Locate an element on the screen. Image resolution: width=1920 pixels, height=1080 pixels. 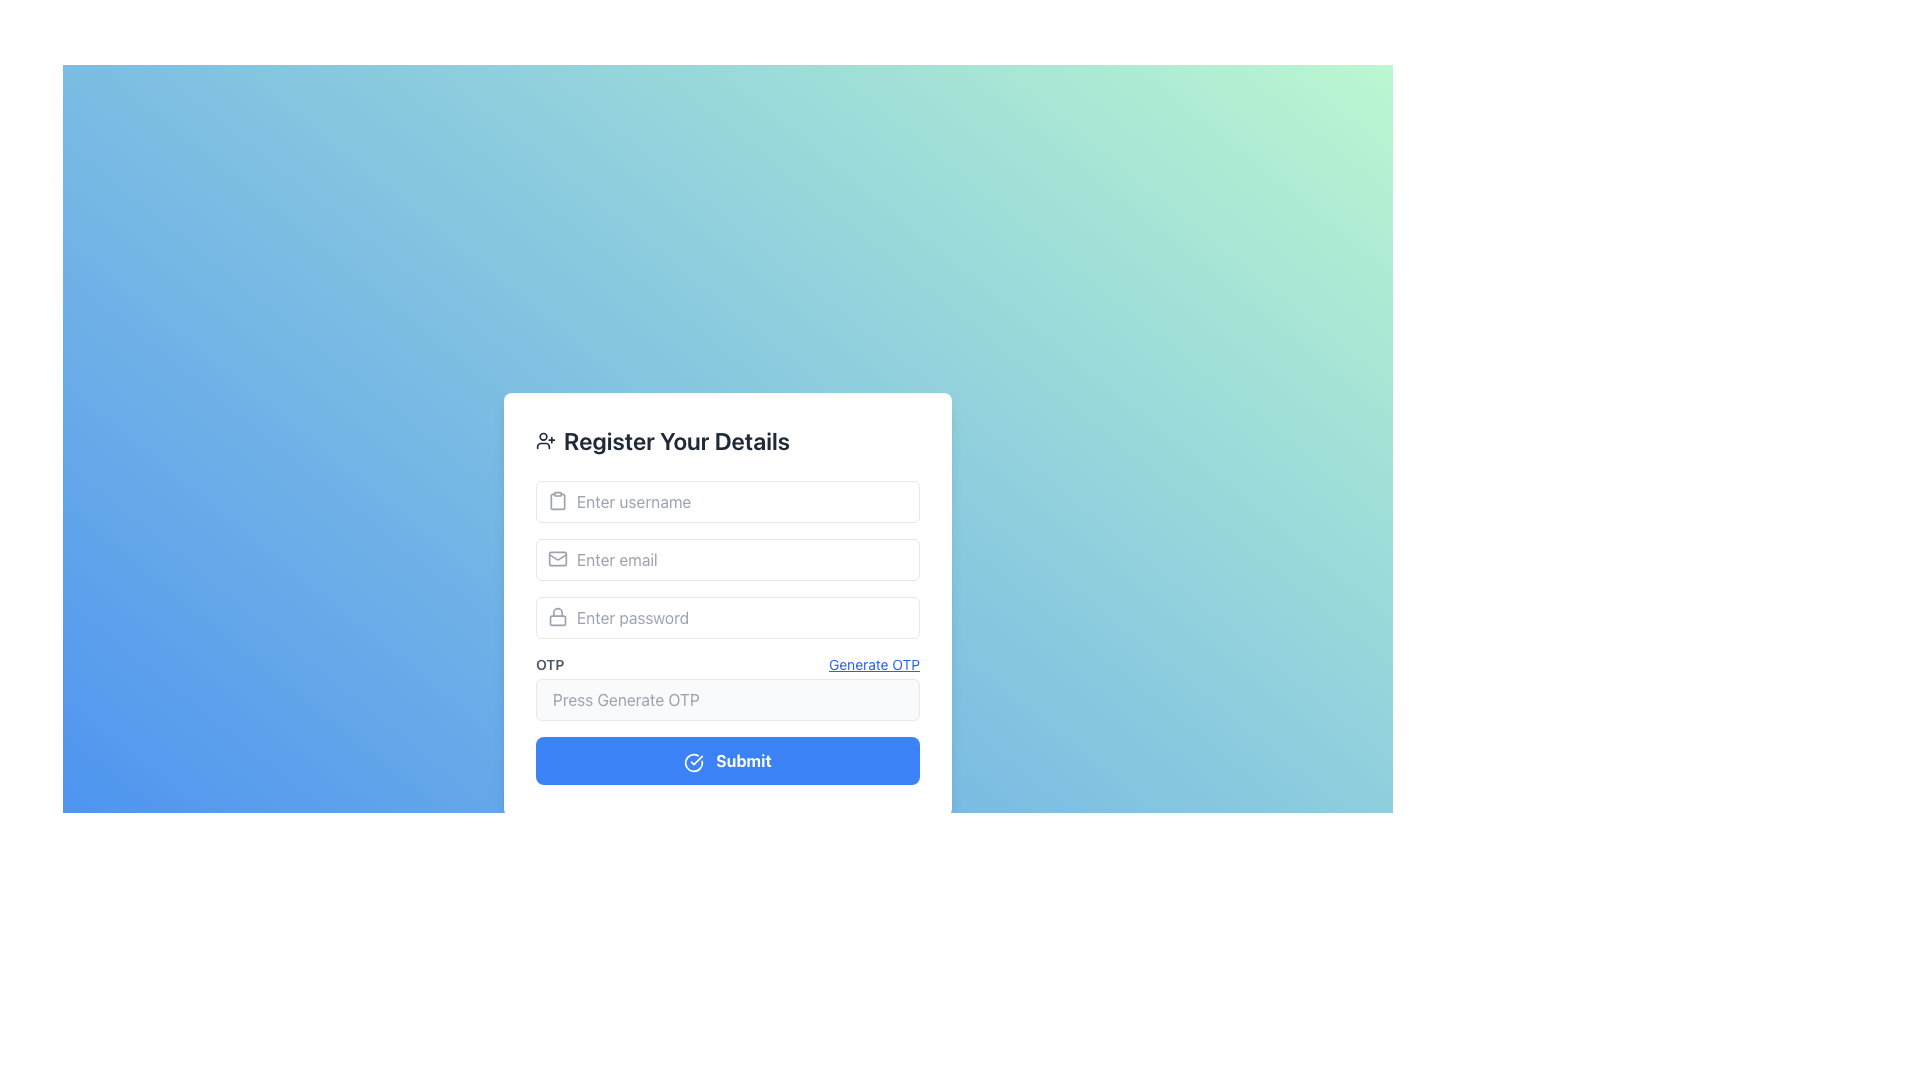
the submit button located in the centered panel below the text input field is located at coordinates (727, 760).